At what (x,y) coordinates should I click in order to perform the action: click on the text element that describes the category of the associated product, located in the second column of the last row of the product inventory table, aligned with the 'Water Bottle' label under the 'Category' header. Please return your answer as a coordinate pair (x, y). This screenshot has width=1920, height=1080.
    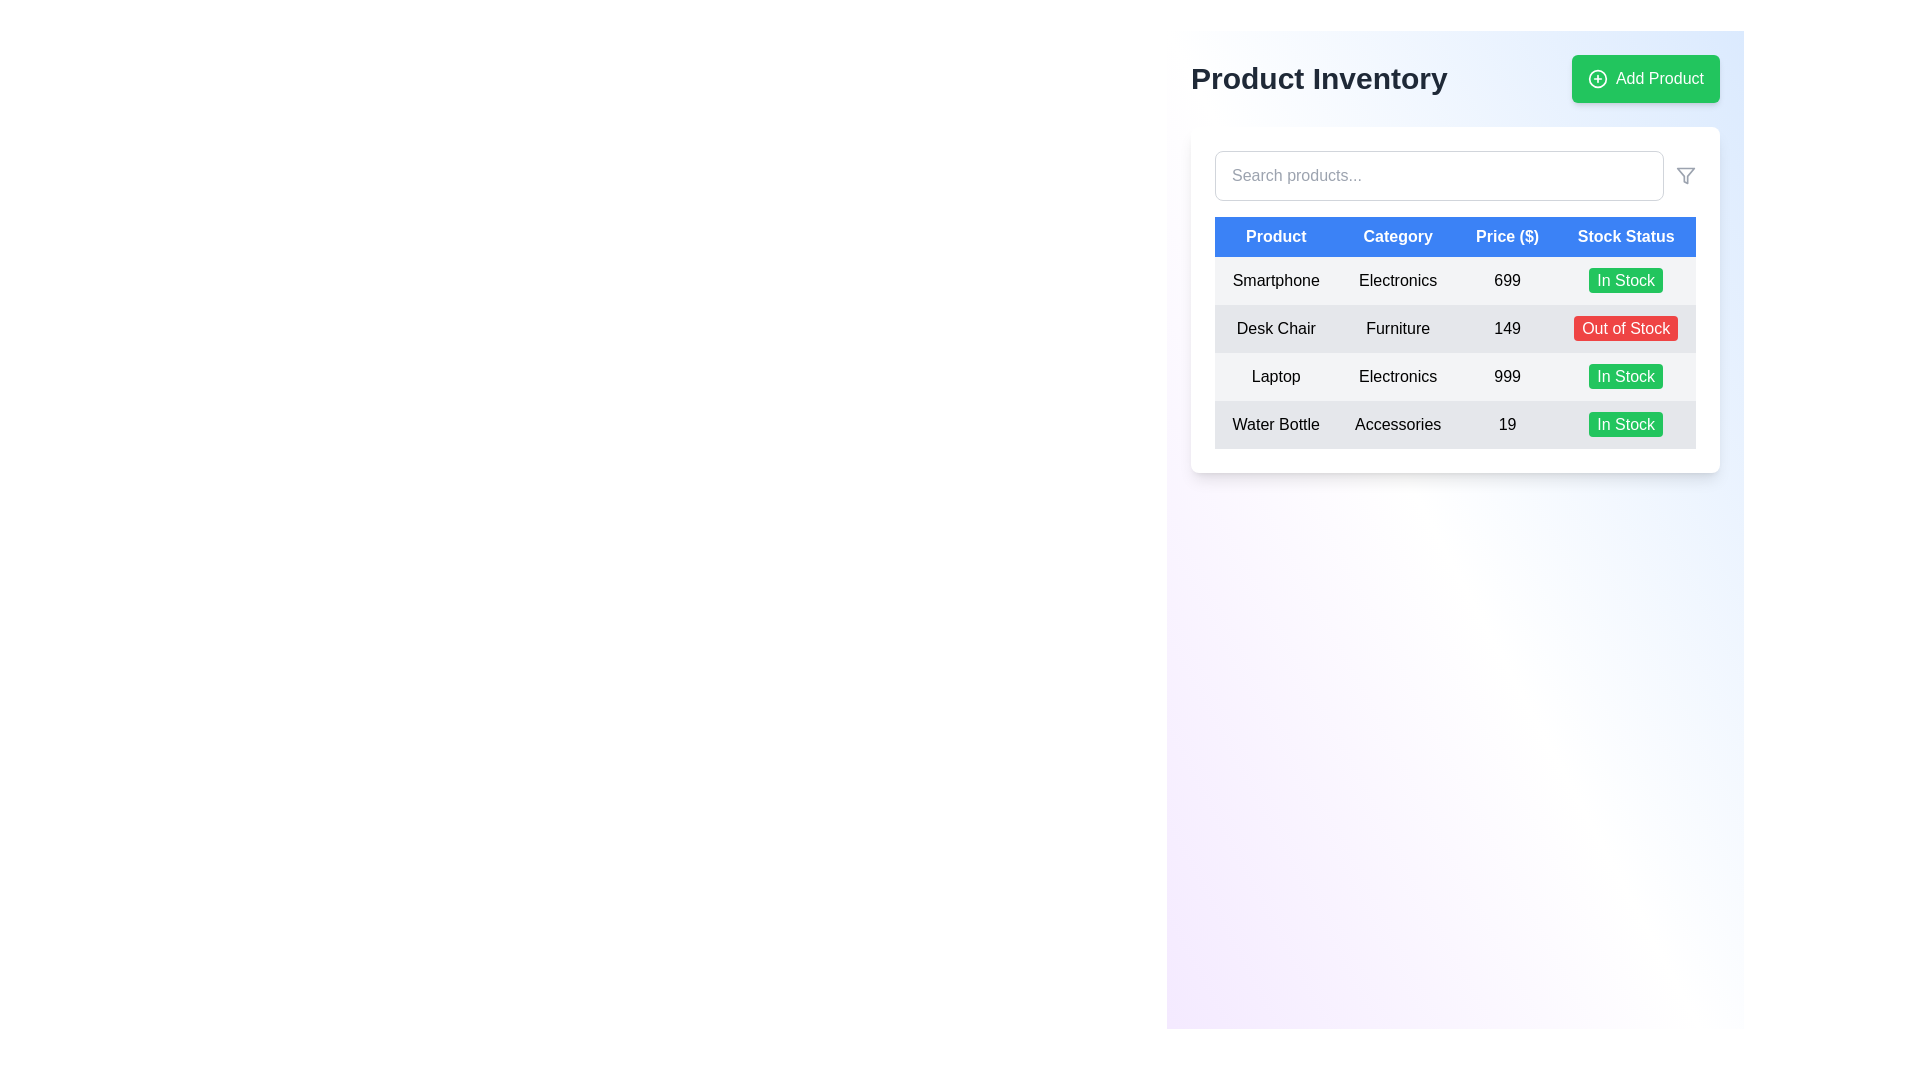
    Looking at the image, I should click on (1397, 423).